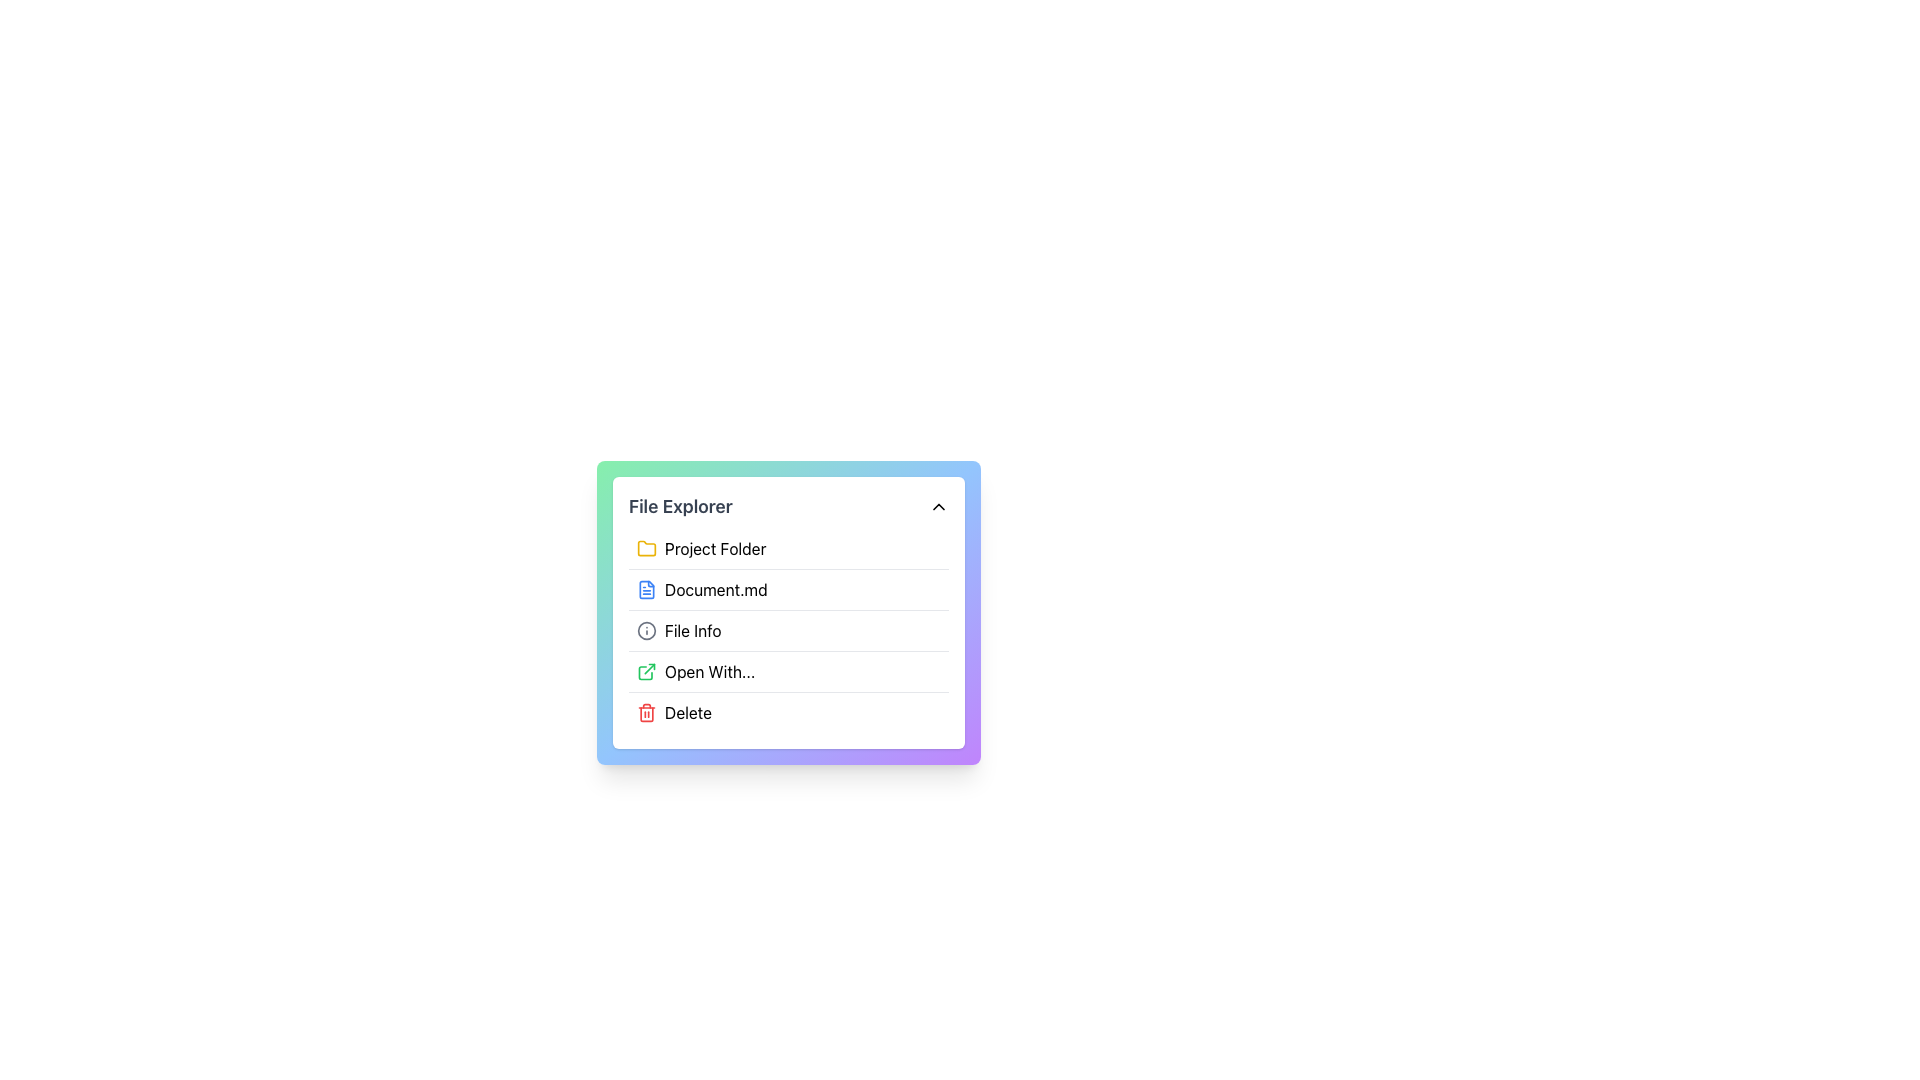 Image resolution: width=1920 pixels, height=1080 pixels. Describe the element at coordinates (710, 671) in the screenshot. I see `the 'Open With...' label` at that location.